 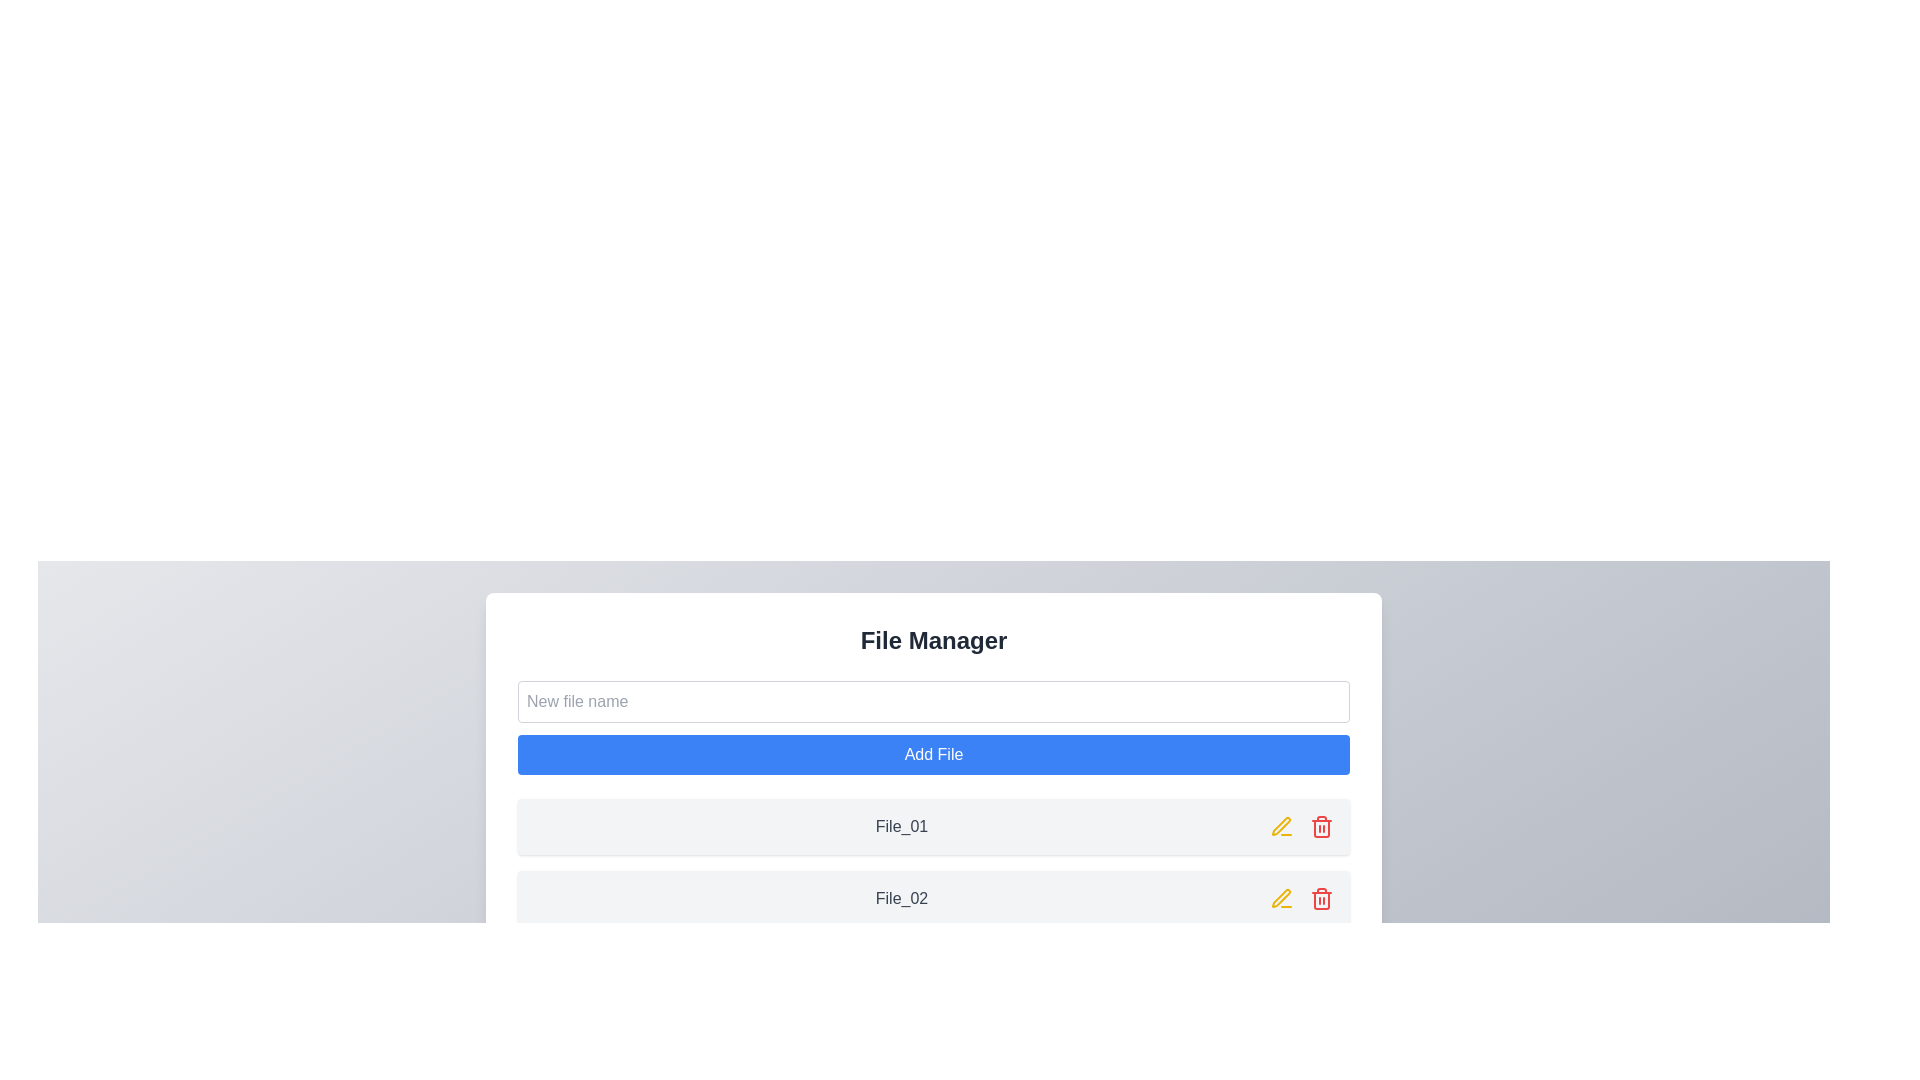 I want to click on the delete trash bin icon located on the rightmost side of the second row, so click(x=1321, y=826).